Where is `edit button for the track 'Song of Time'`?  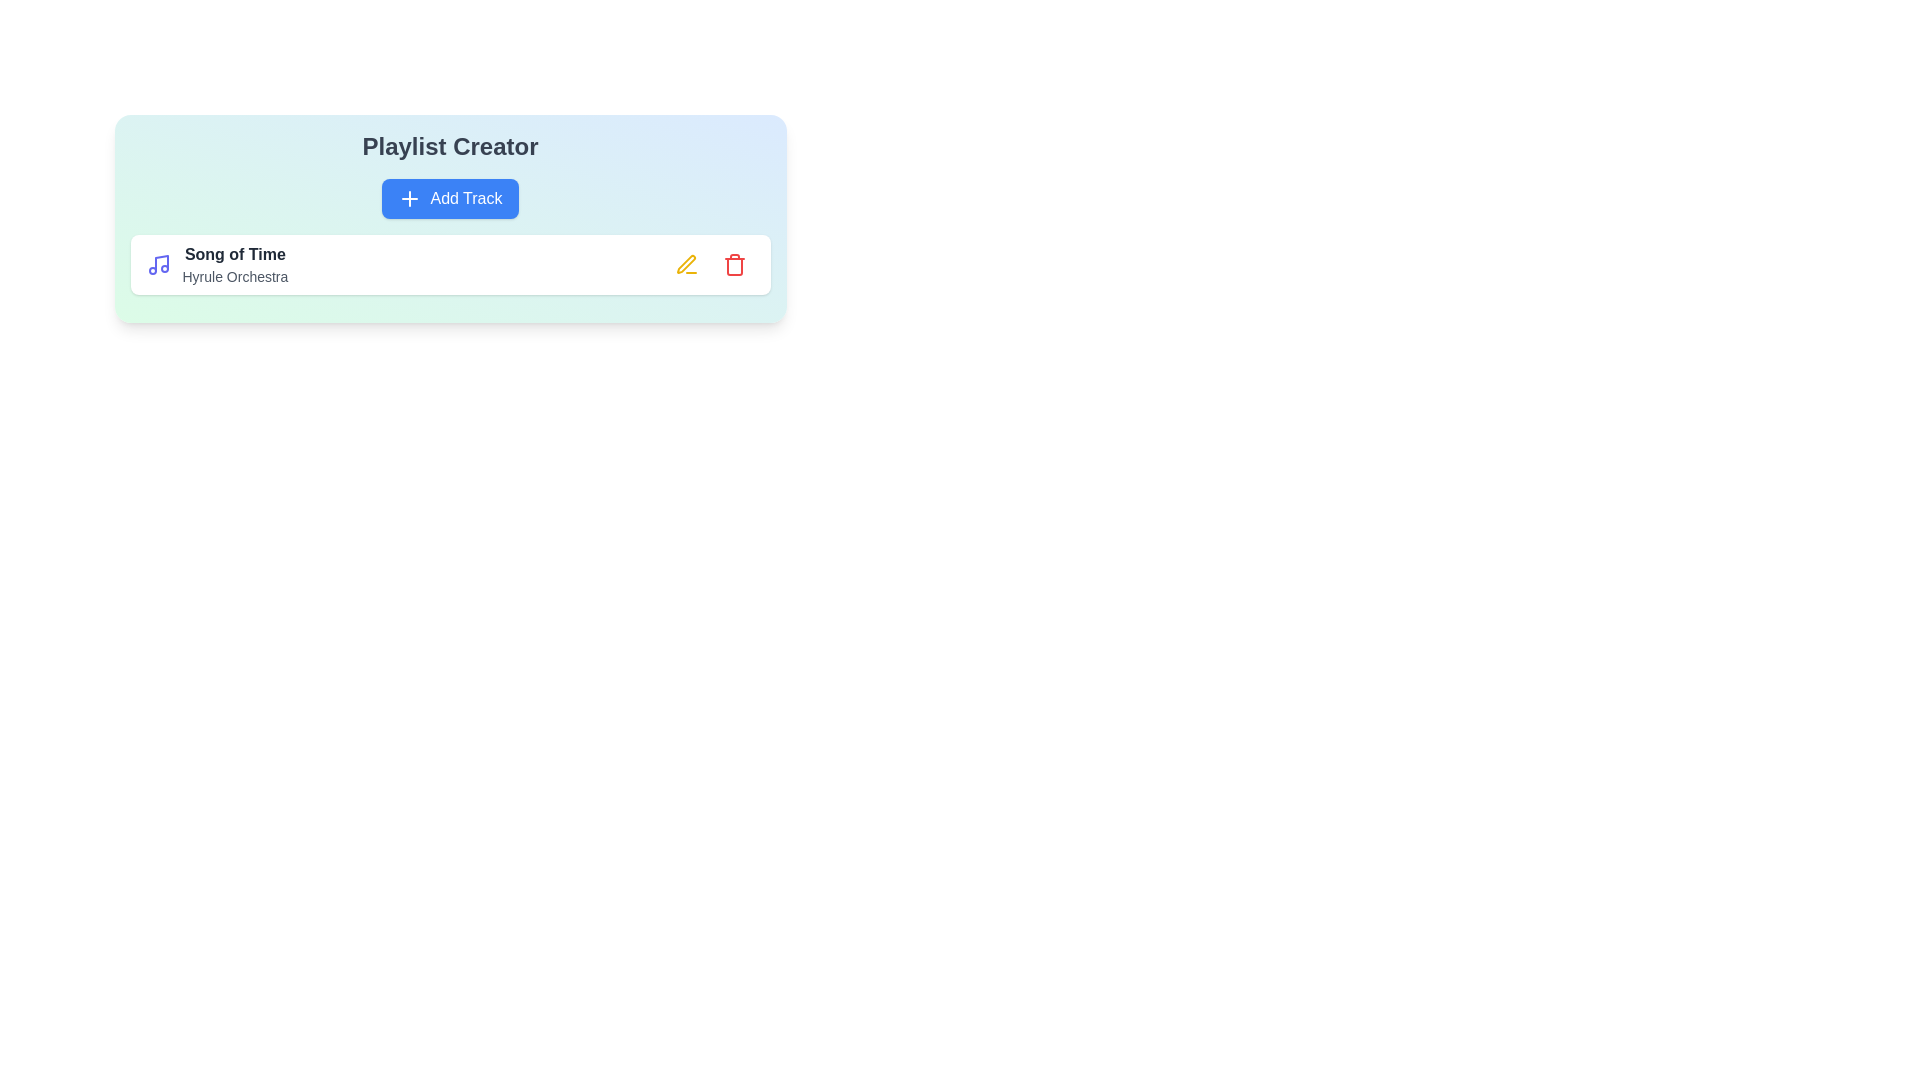 edit button for the track 'Song of Time' is located at coordinates (686, 264).